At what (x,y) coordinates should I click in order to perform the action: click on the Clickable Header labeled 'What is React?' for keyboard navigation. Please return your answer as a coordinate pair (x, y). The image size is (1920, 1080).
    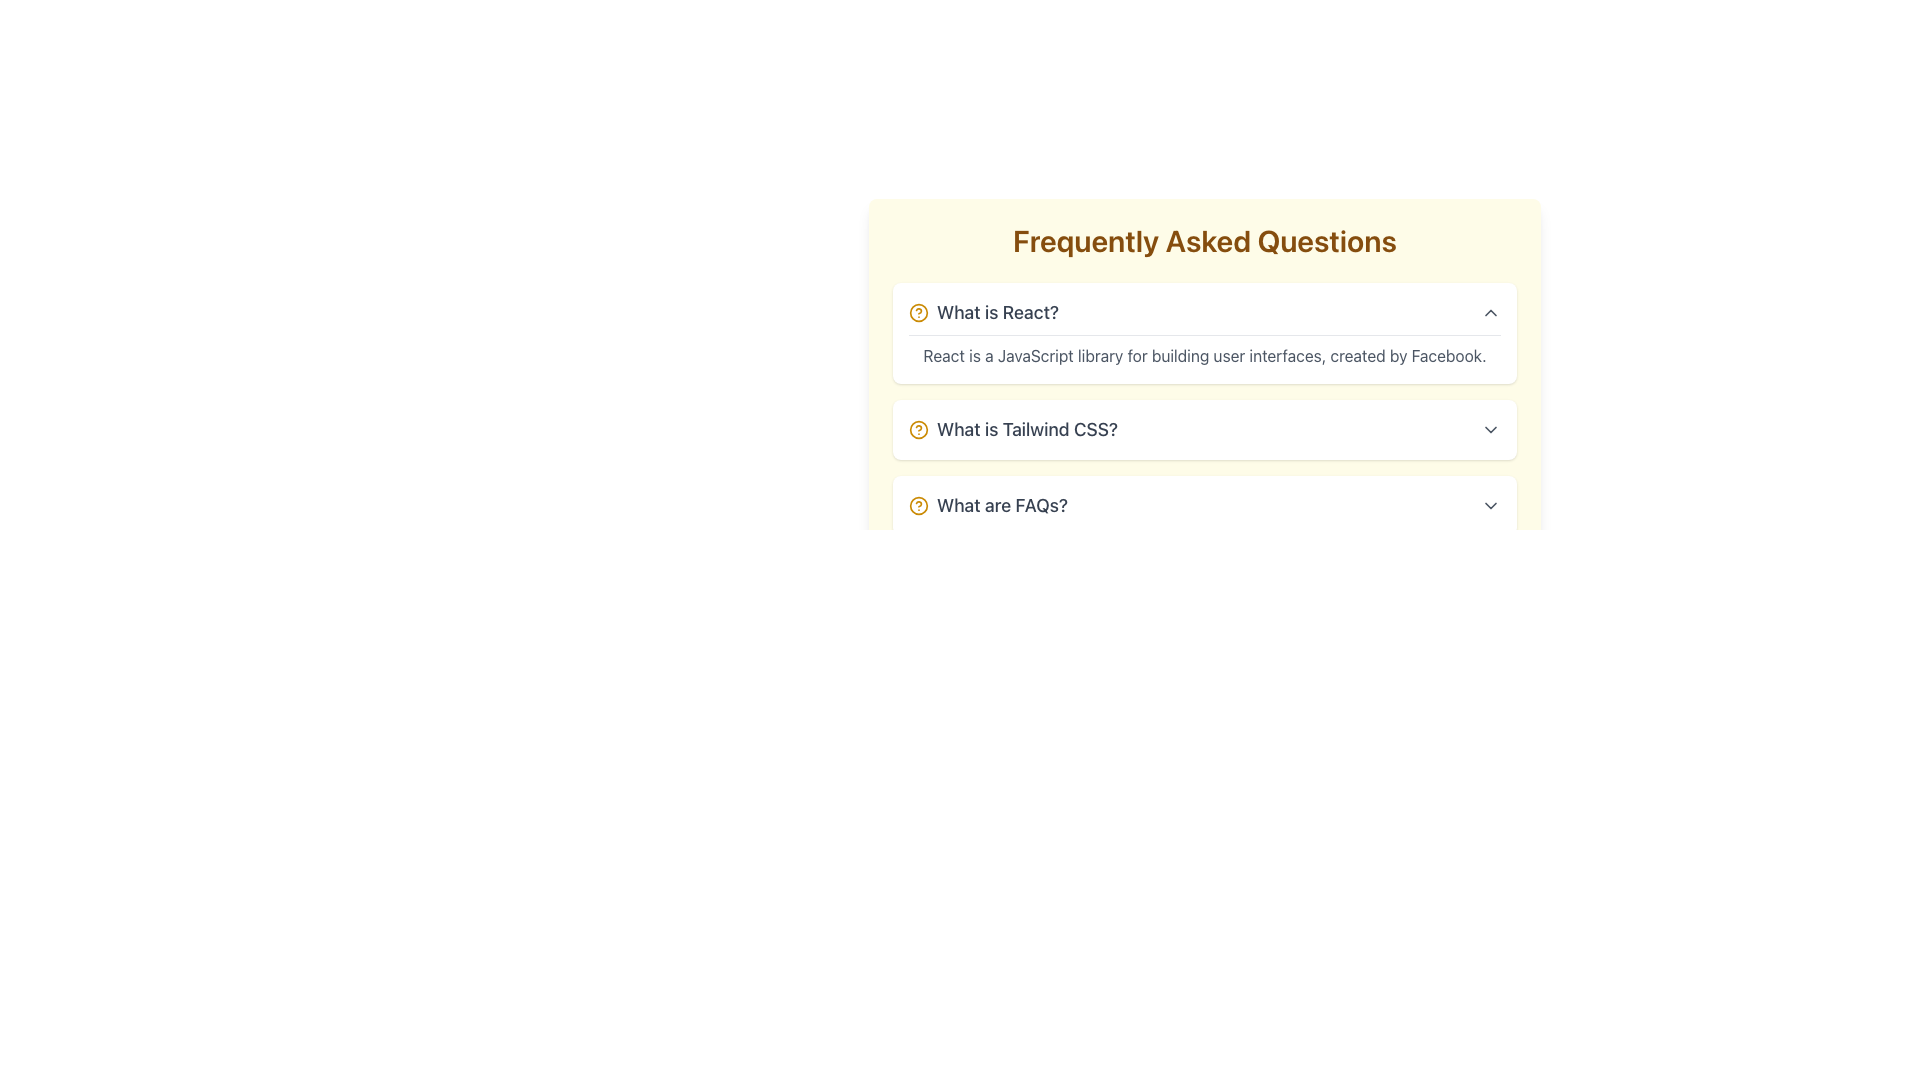
    Looking at the image, I should click on (1203, 312).